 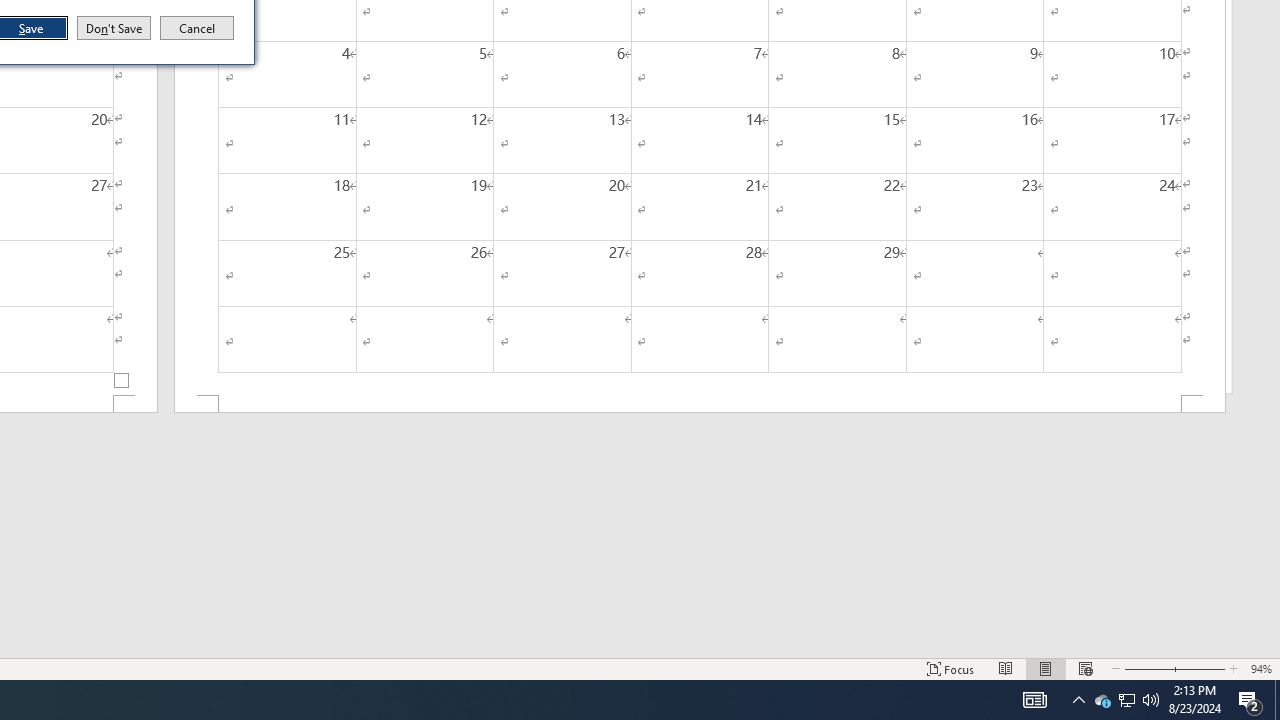 What do you see at coordinates (1034, 698) in the screenshot?
I see `'AutomationID: 4105'` at bounding box center [1034, 698].